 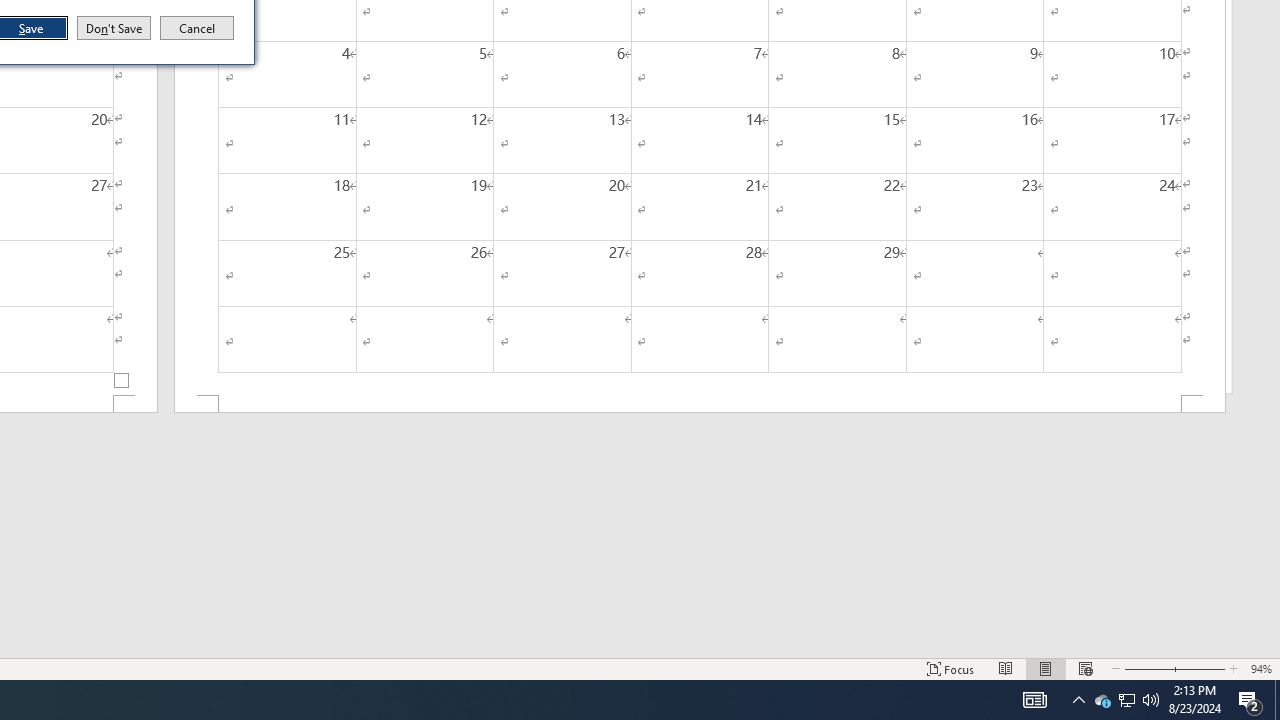 What do you see at coordinates (1034, 698) in the screenshot?
I see `'AutomationID: 4105'` at bounding box center [1034, 698].